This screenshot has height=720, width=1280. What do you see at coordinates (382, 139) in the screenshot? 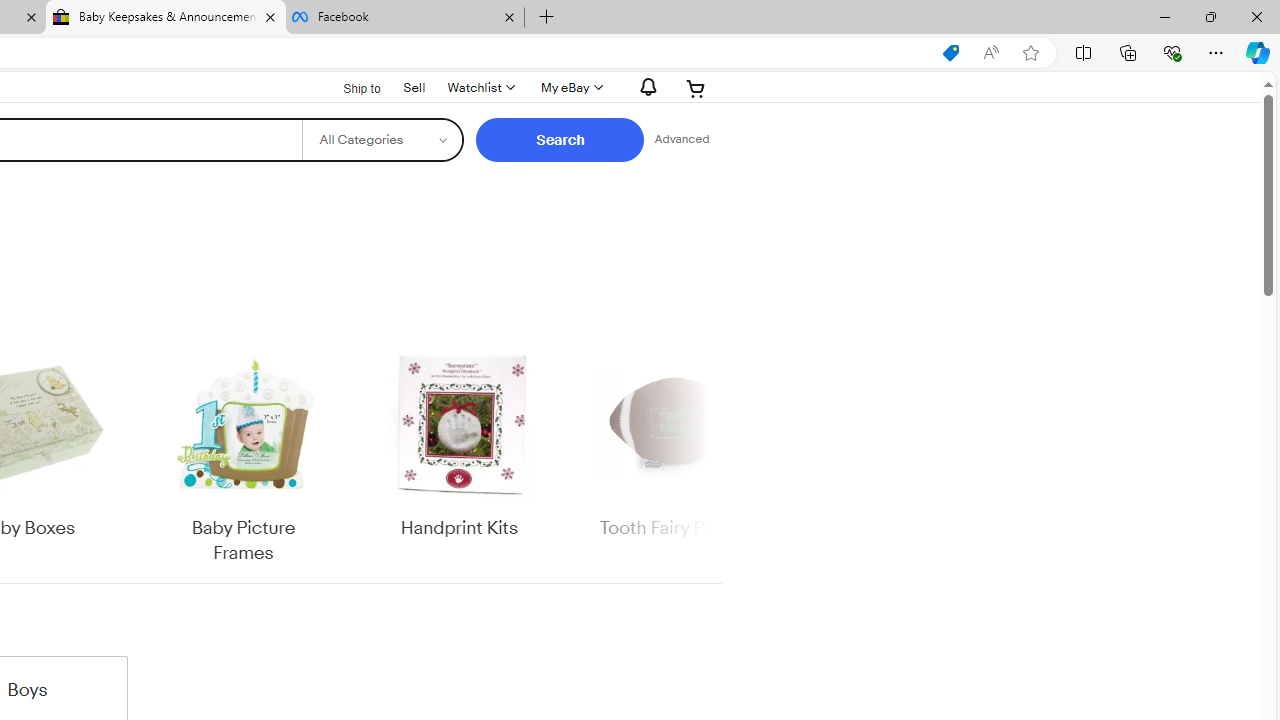
I see `'Select a category for search'` at bounding box center [382, 139].